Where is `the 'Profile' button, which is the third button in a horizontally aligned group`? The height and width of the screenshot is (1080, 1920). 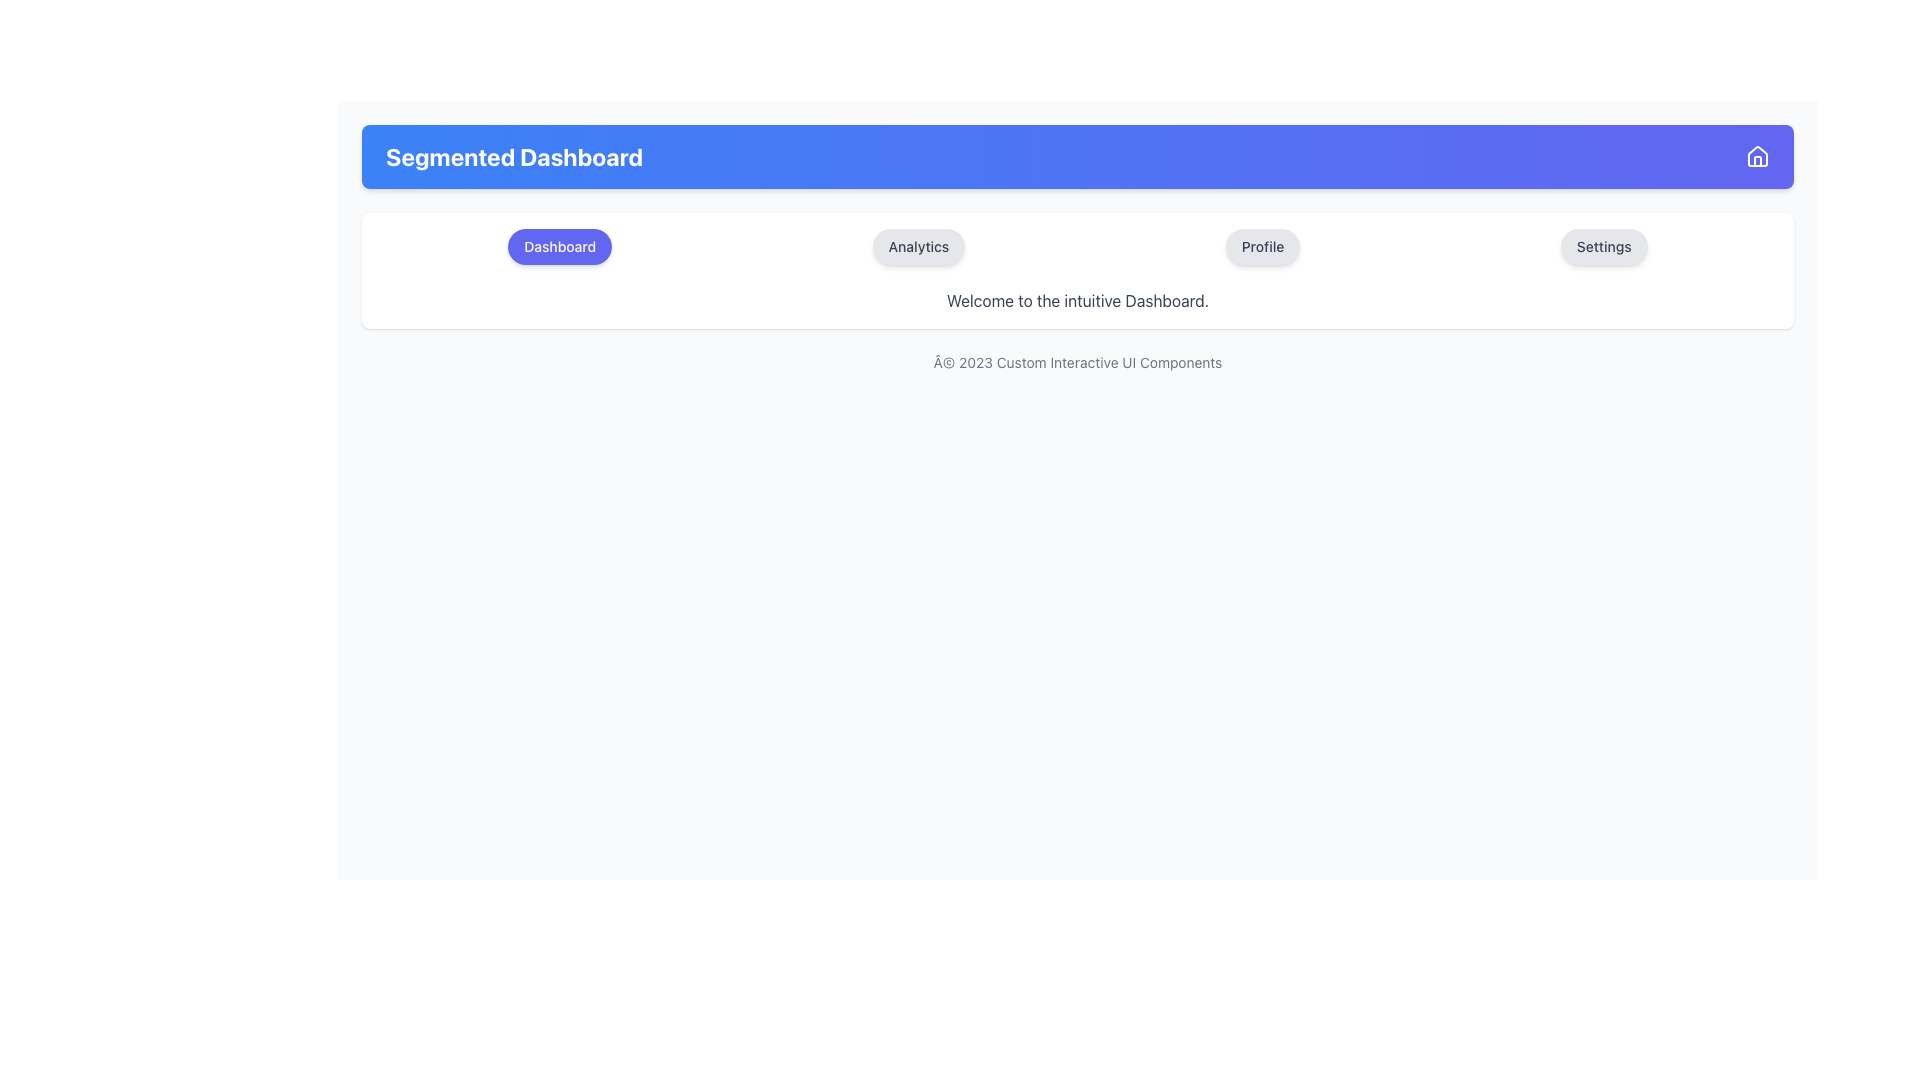 the 'Profile' button, which is the third button in a horizontally aligned group is located at coordinates (1261, 245).